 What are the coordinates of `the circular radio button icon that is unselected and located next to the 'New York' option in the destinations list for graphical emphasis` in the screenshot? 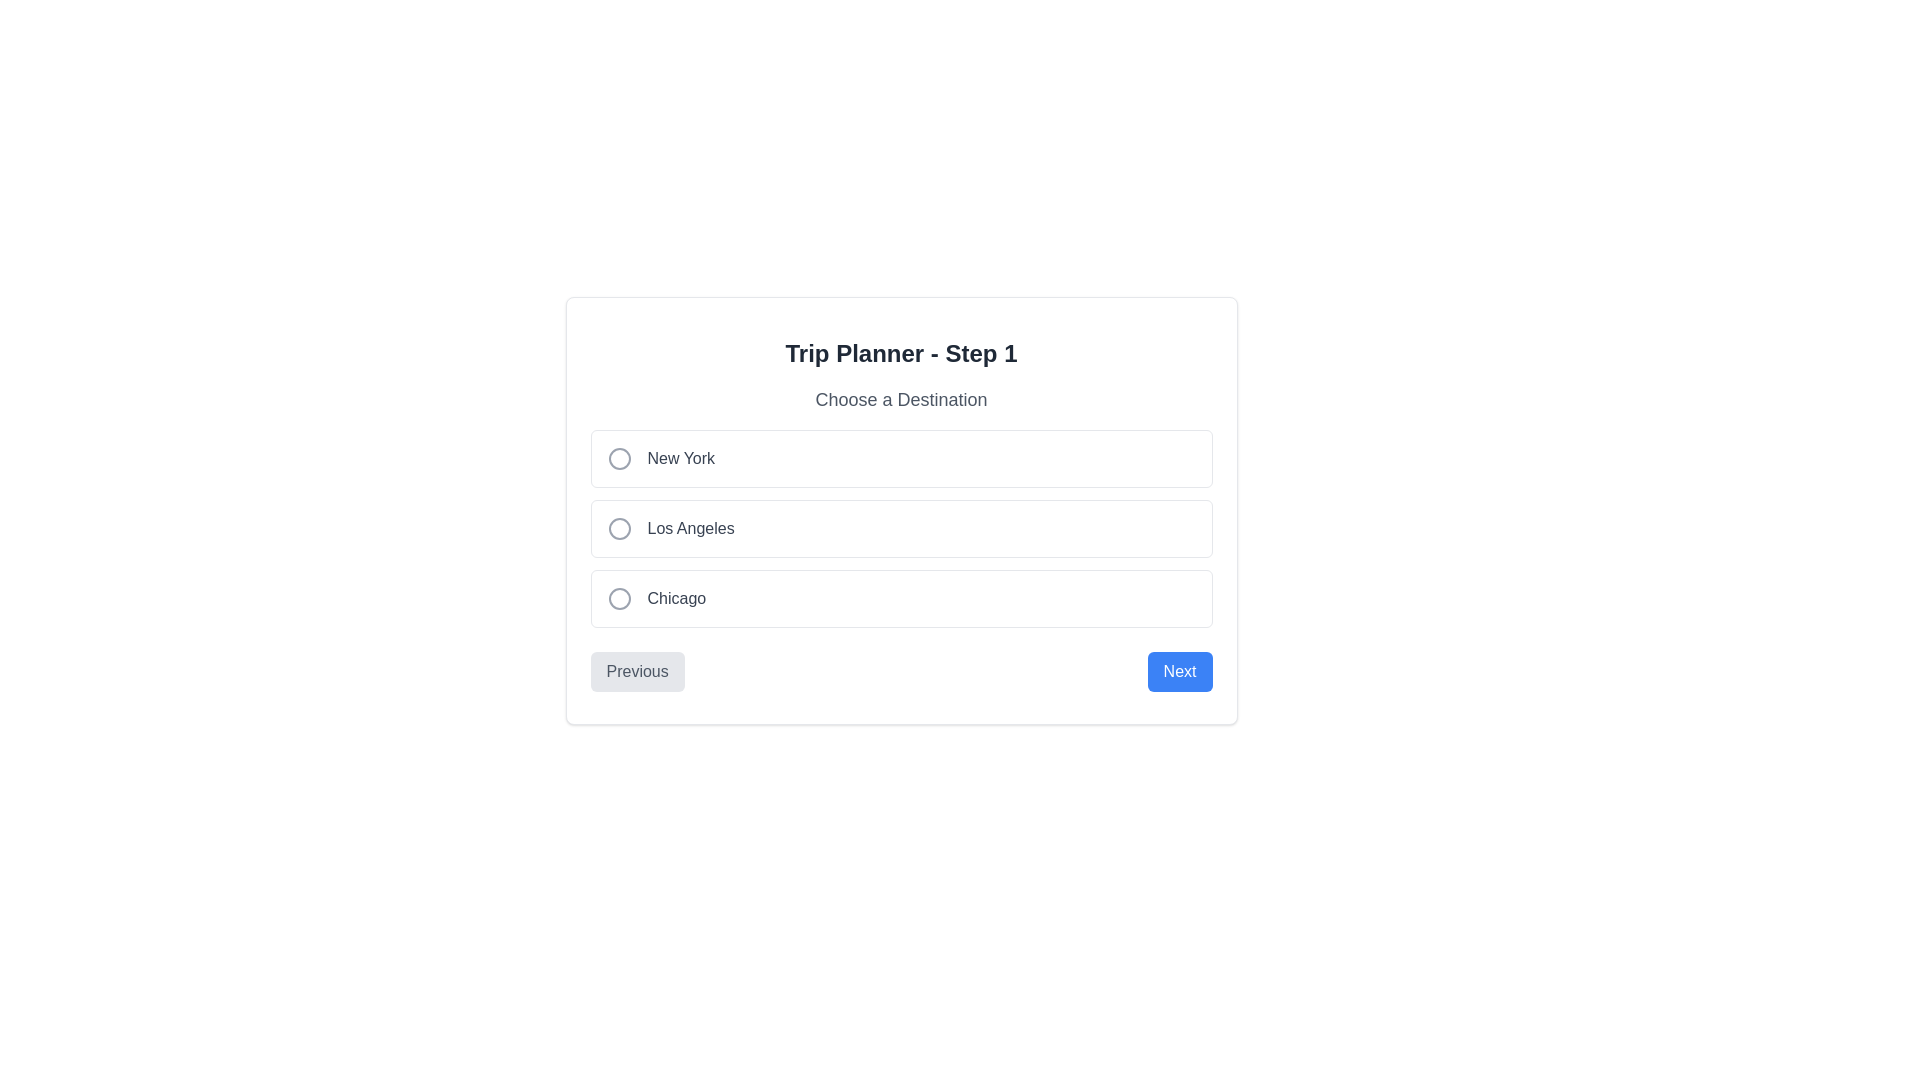 It's located at (618, 459).